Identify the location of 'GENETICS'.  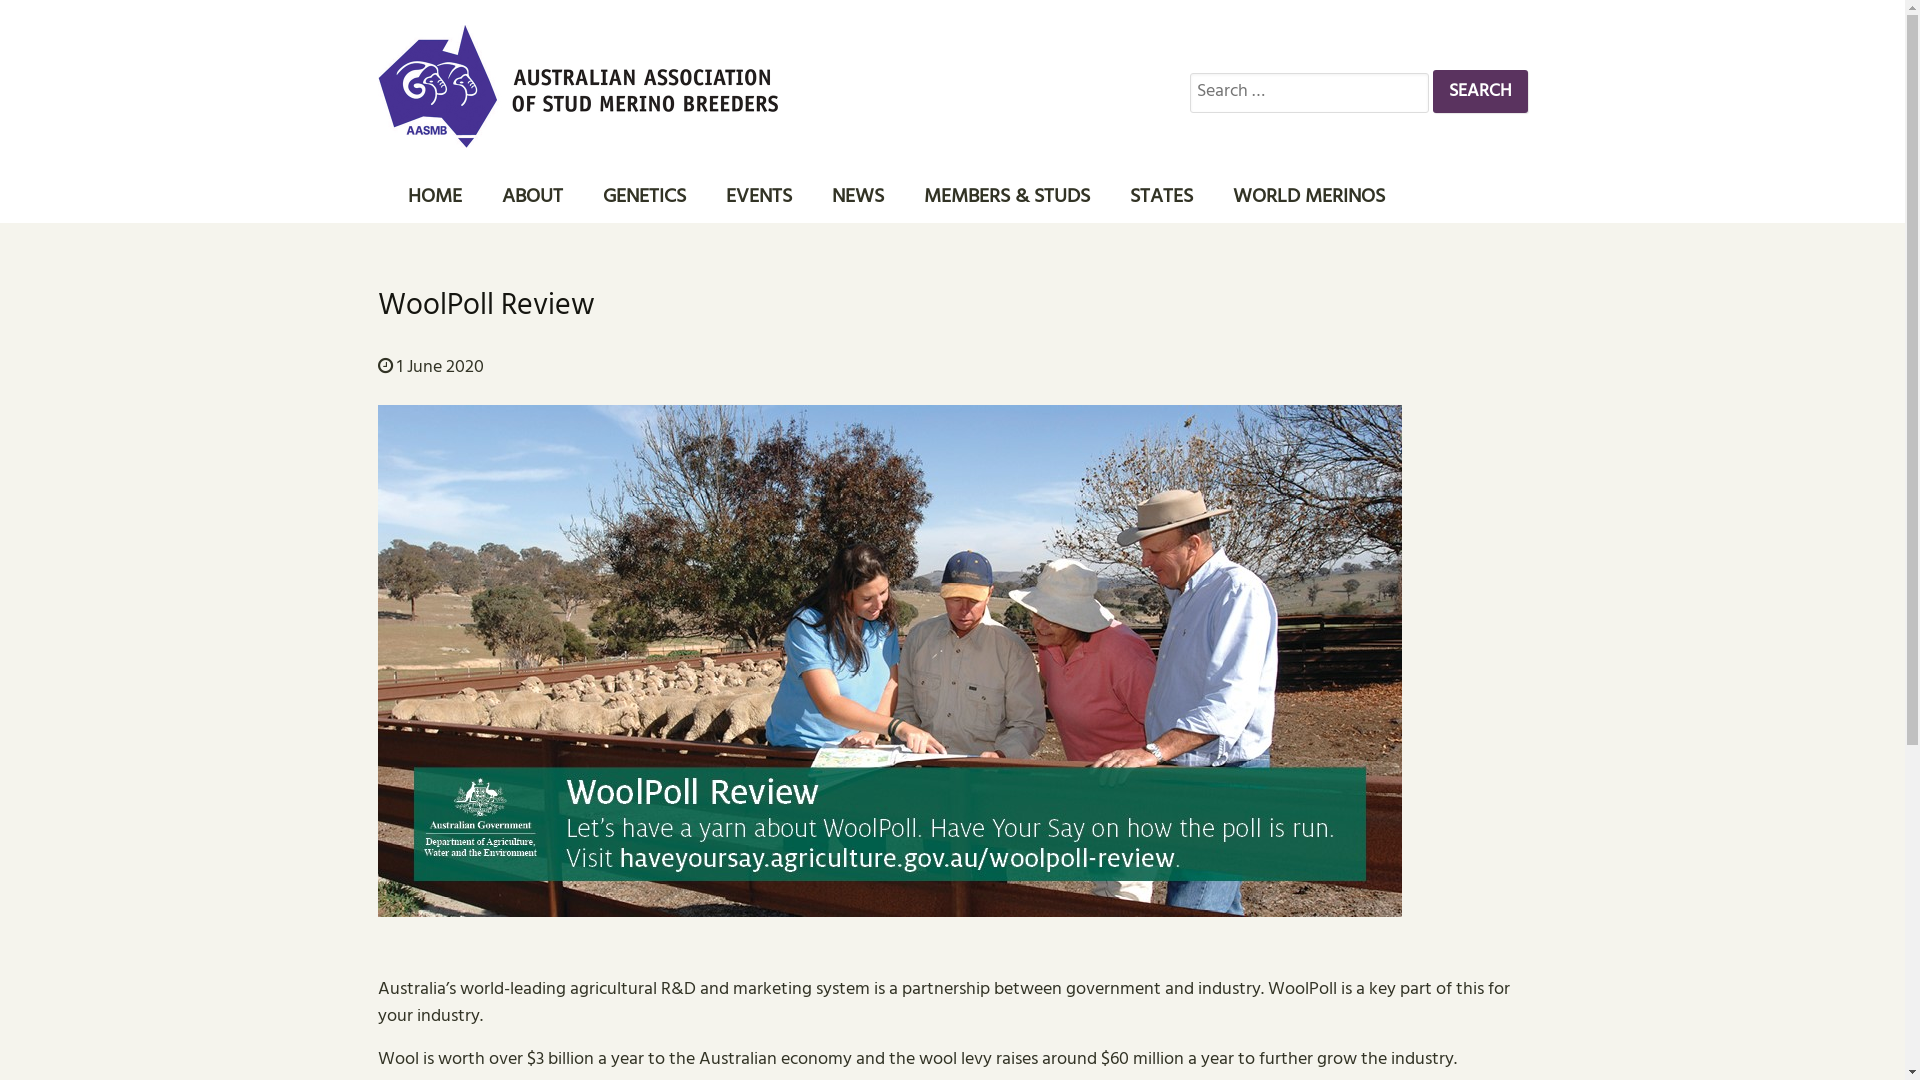
(643, 196).